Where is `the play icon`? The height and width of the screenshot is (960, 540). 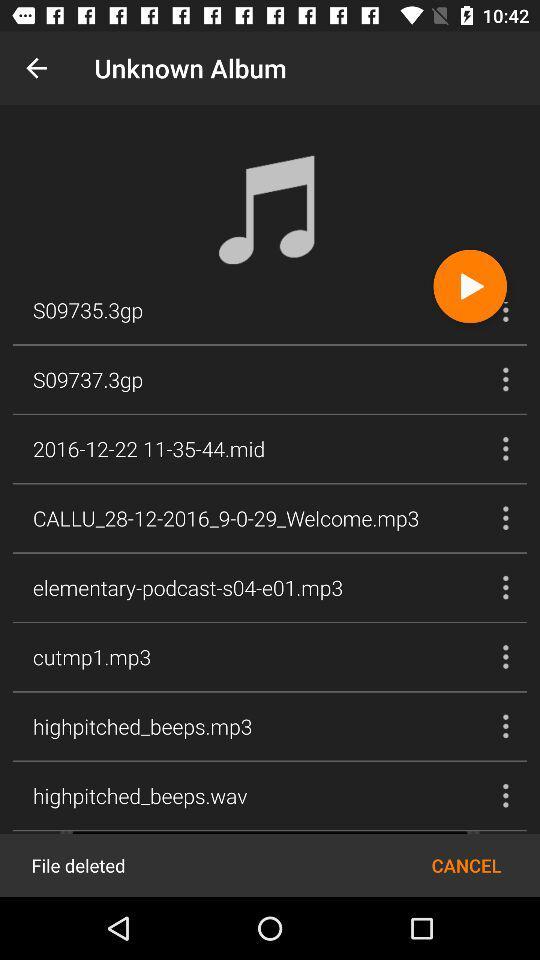
the play icon is located at coordinates (470, 285).